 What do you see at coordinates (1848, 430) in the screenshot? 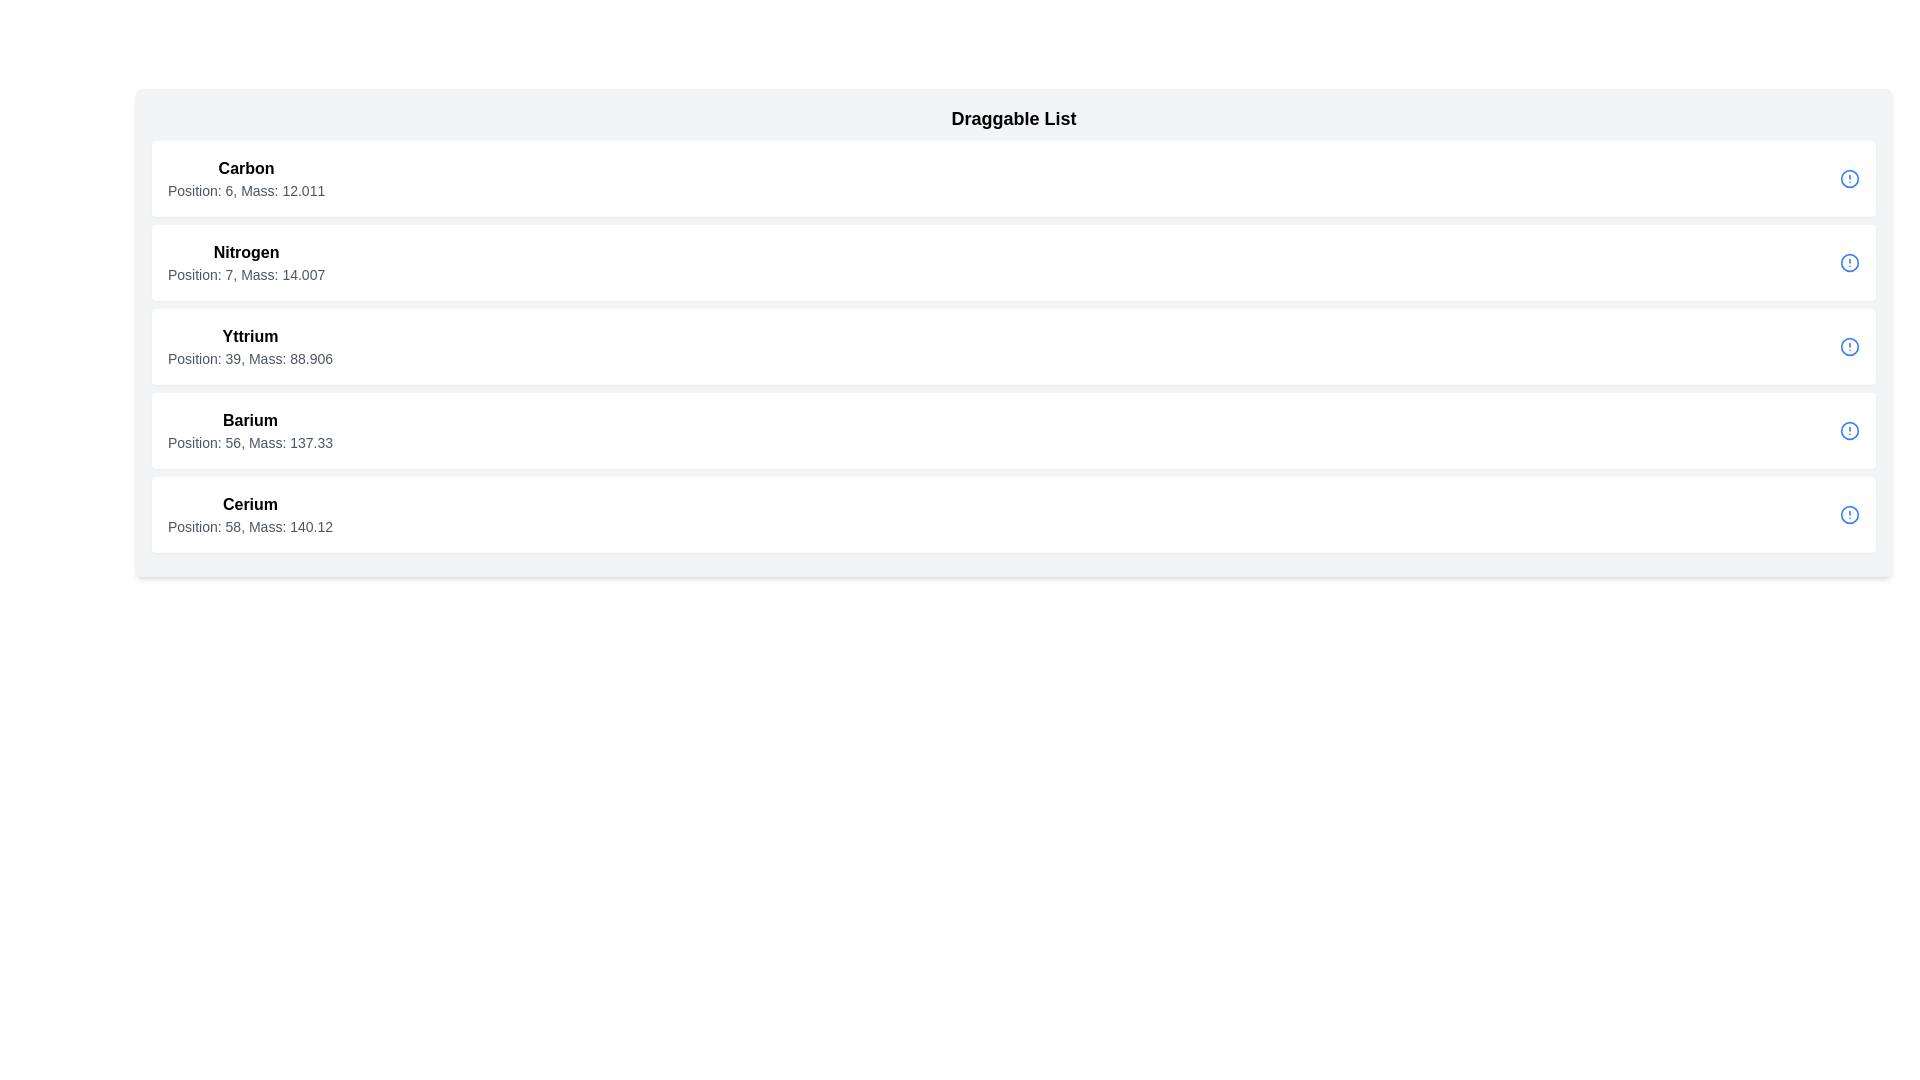
I see `the status indicator icon located to the extreme right of the list item labeled 'Barium Position: 56, Mass: 137.33', which is the fourth item in the vertical list` at bounding box center [1848, 430].